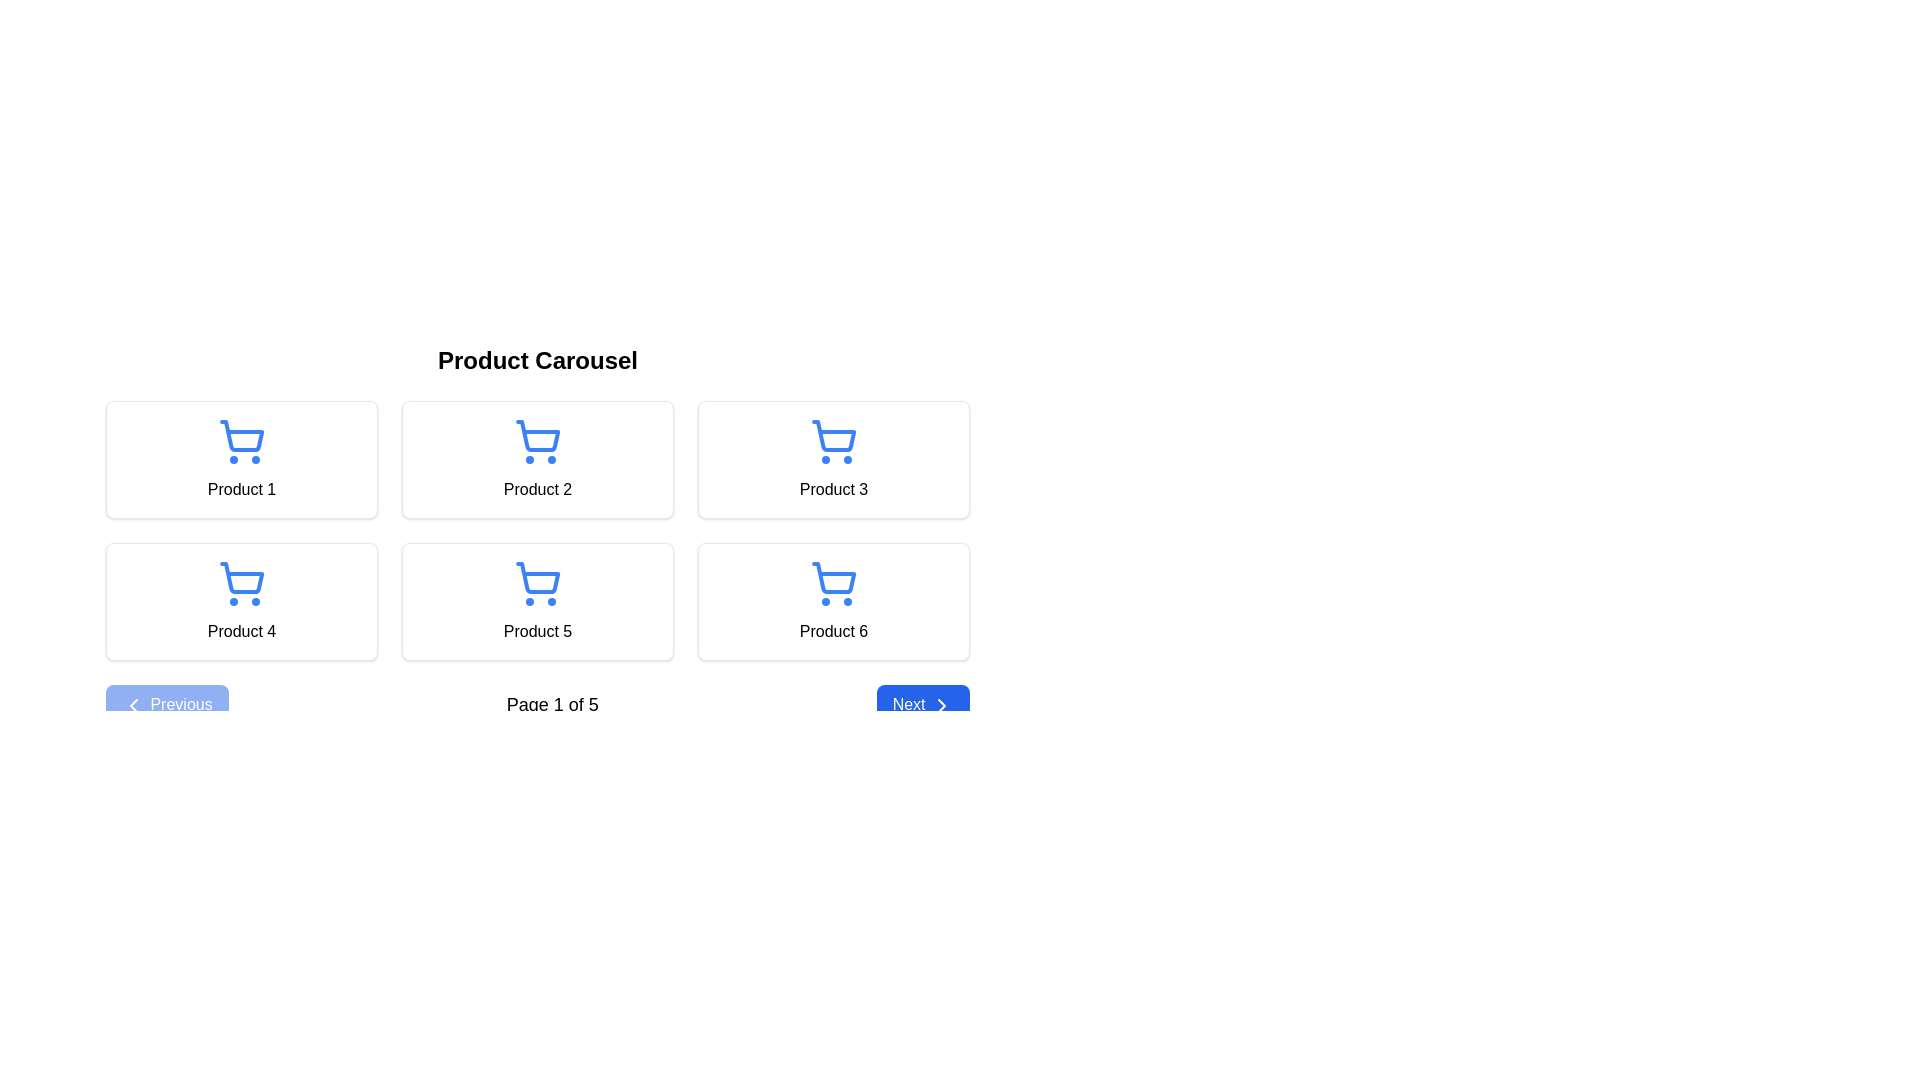  I want to click on the text label displaying 'Product 2', which is centrally positioned below the shopping cart icon in a product grid layout, so click(537, 489).